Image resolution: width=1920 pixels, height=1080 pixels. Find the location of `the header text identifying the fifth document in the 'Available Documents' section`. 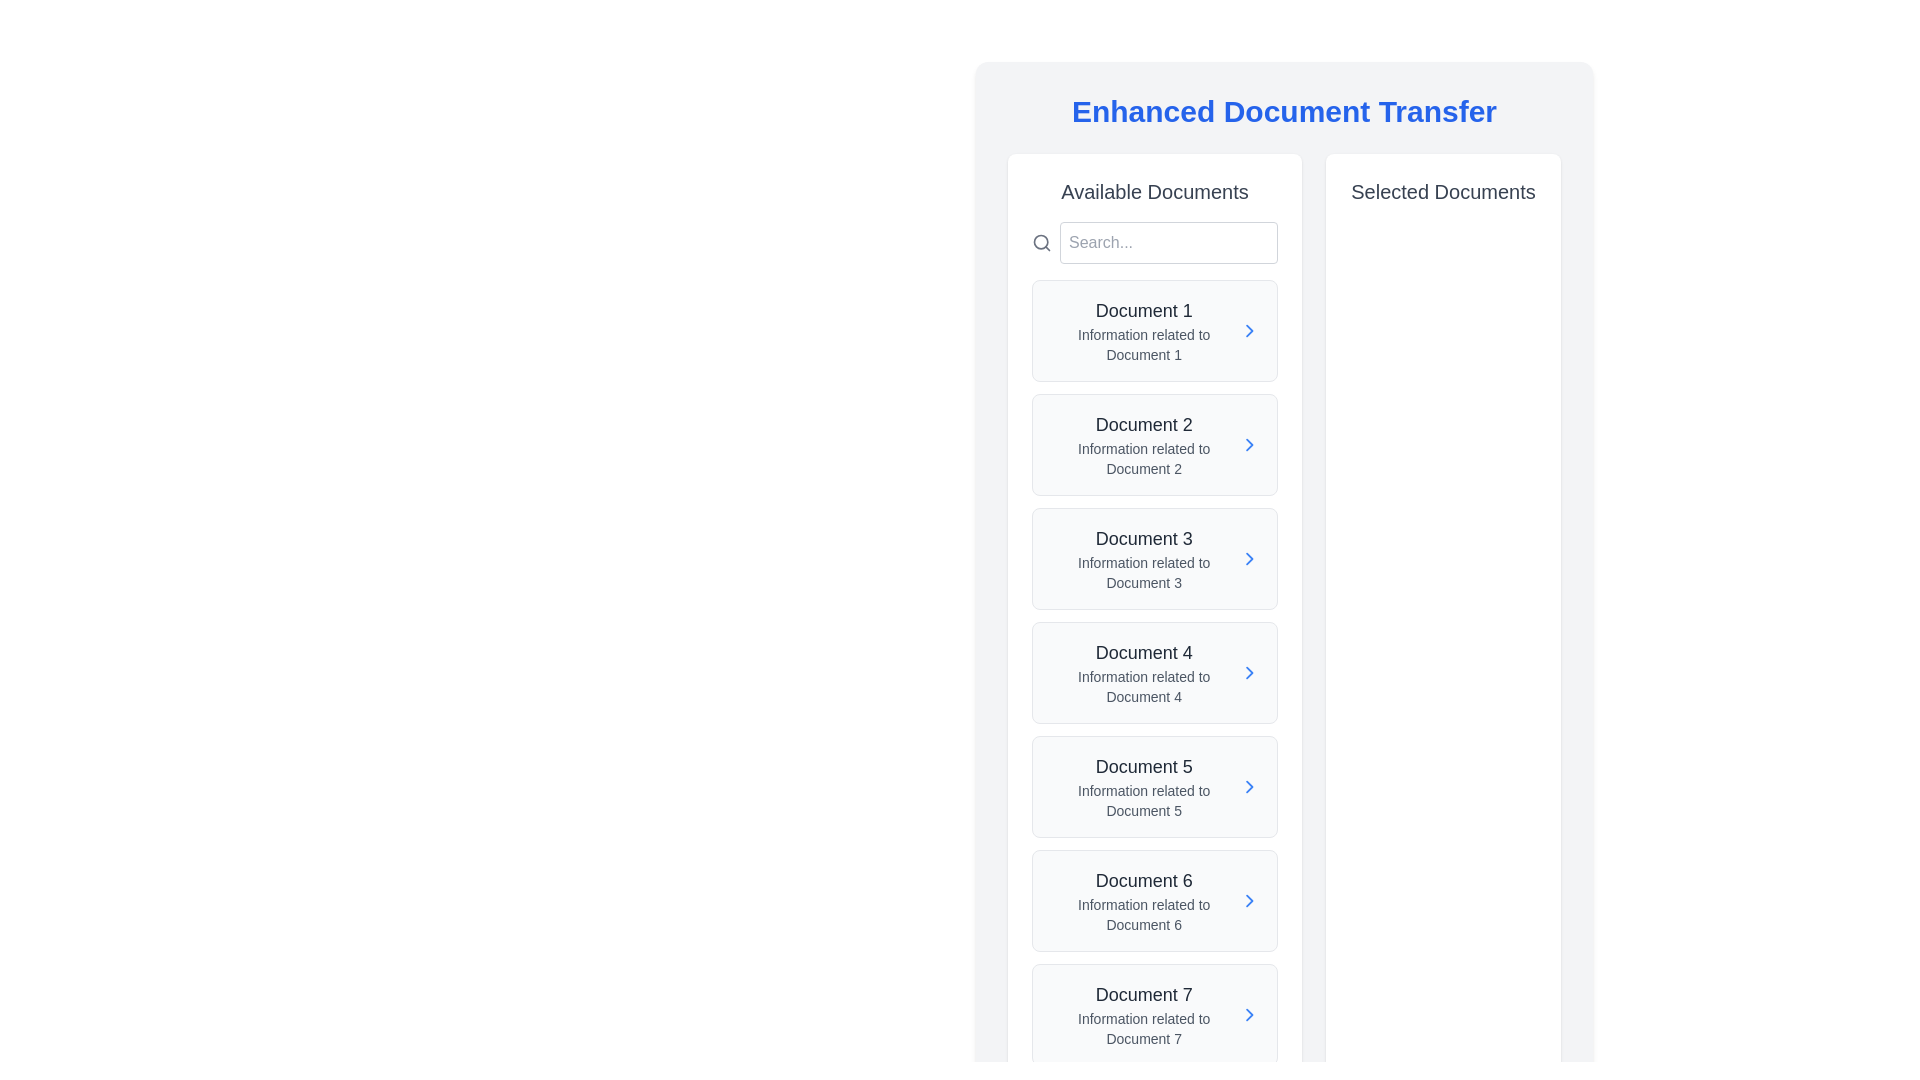

the header text identifying the fifth document in the 'Available Documents' section is located at coordinates (1144, 766).